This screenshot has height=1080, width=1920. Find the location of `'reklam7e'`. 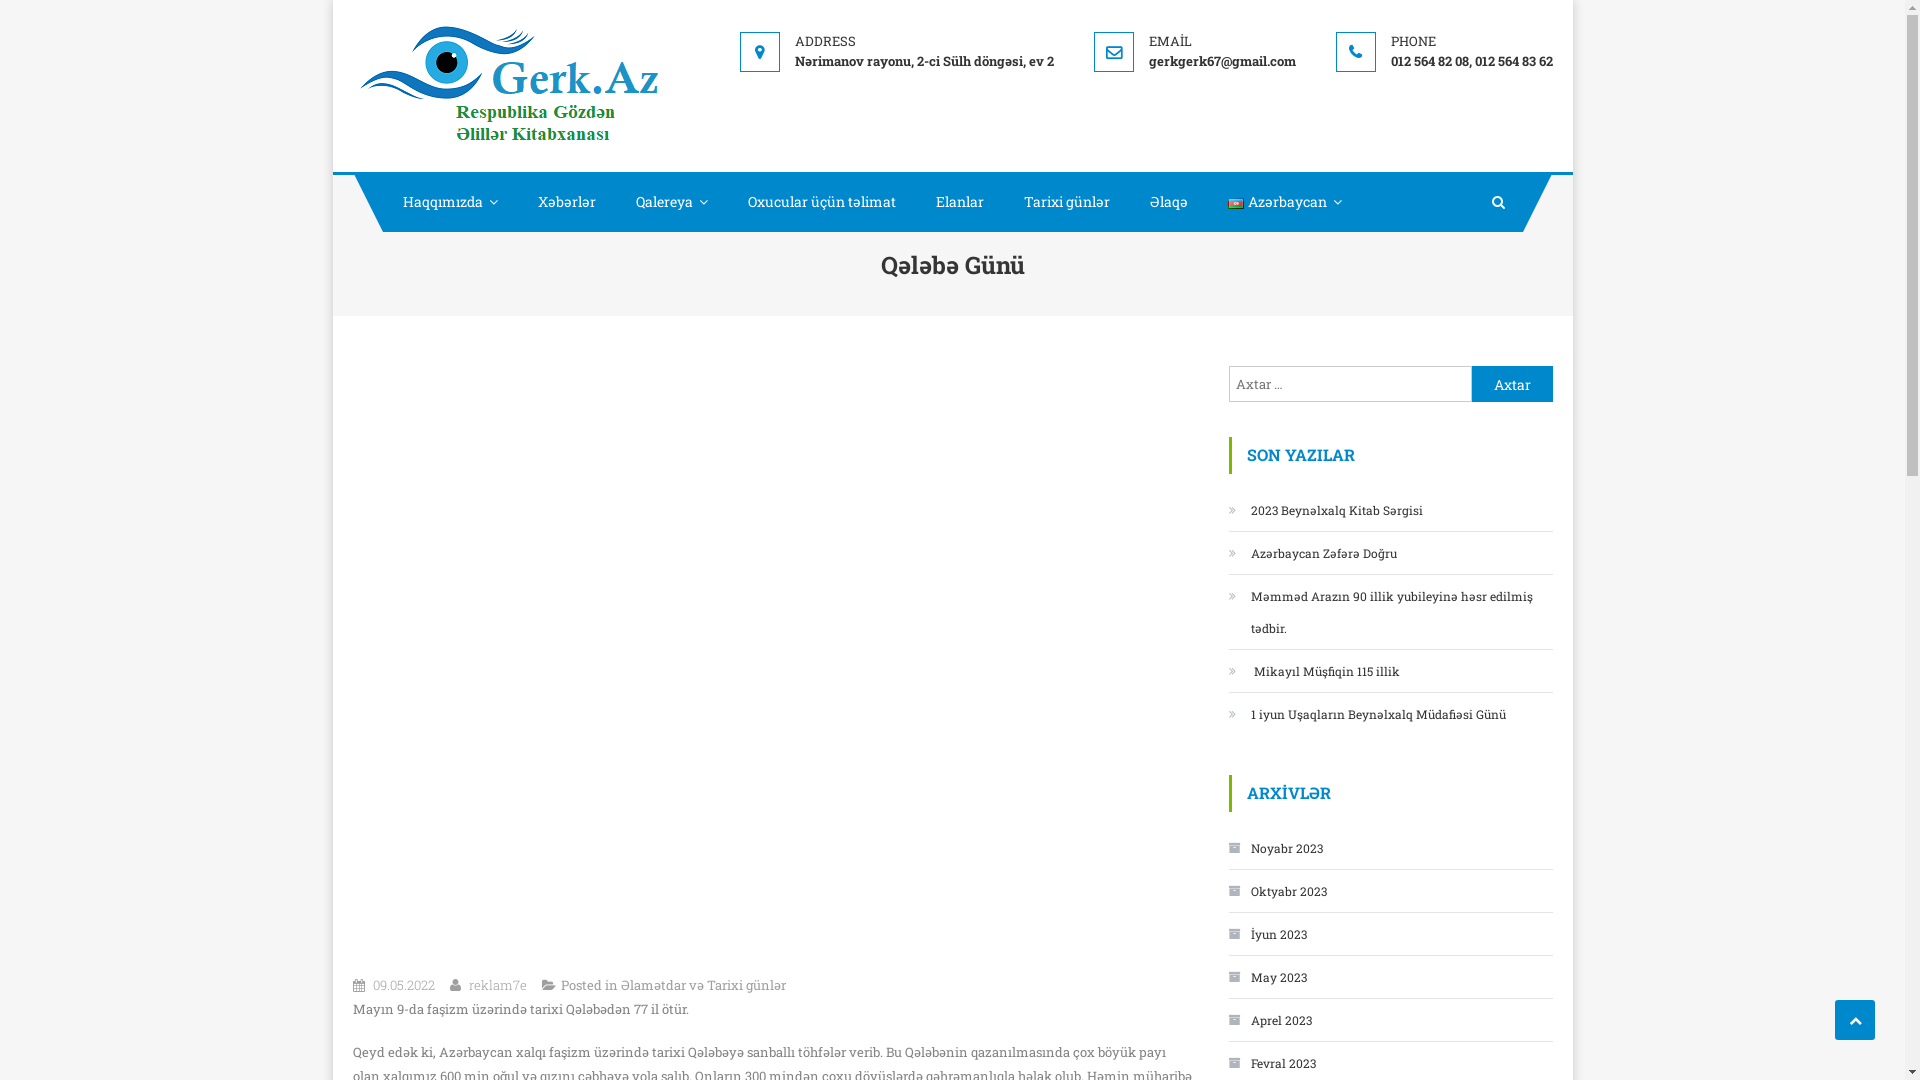

'reklam7e' is located at coordinates (497, 983).